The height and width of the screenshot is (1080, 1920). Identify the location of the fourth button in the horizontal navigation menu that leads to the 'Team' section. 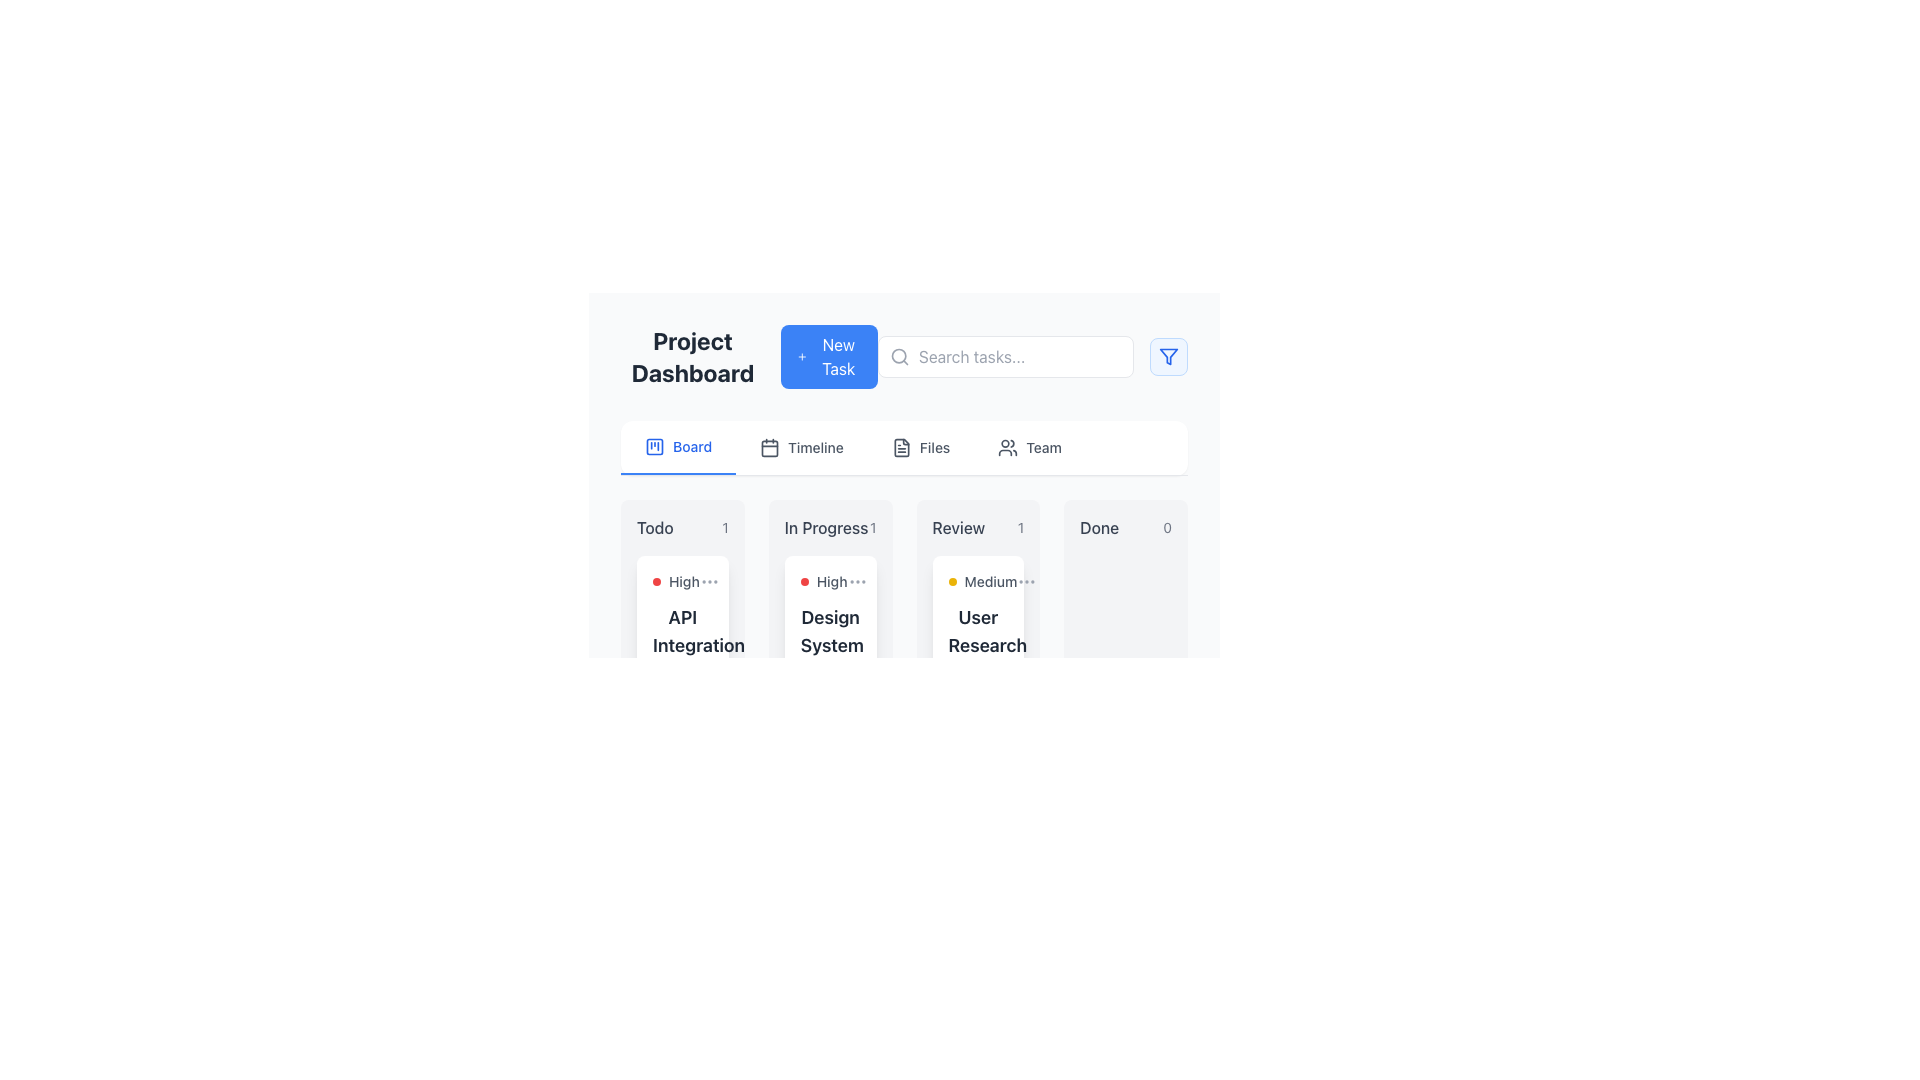
(1030, 446).